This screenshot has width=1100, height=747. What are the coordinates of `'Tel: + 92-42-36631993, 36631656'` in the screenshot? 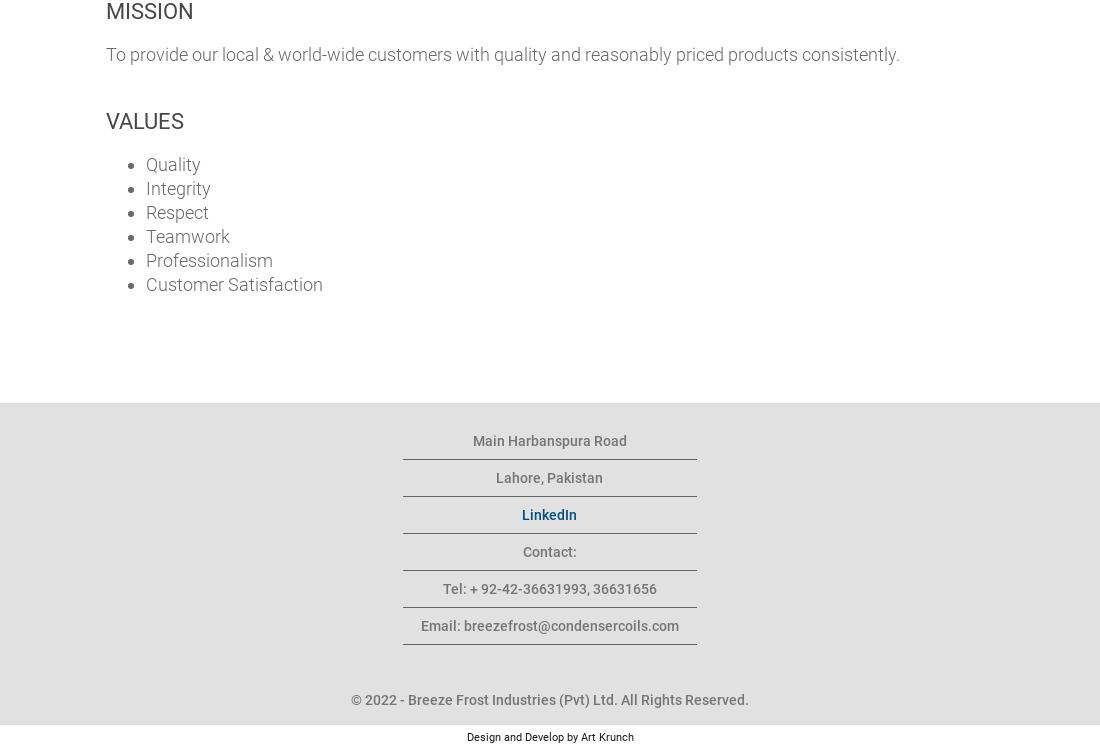 It's located at (440, 589).